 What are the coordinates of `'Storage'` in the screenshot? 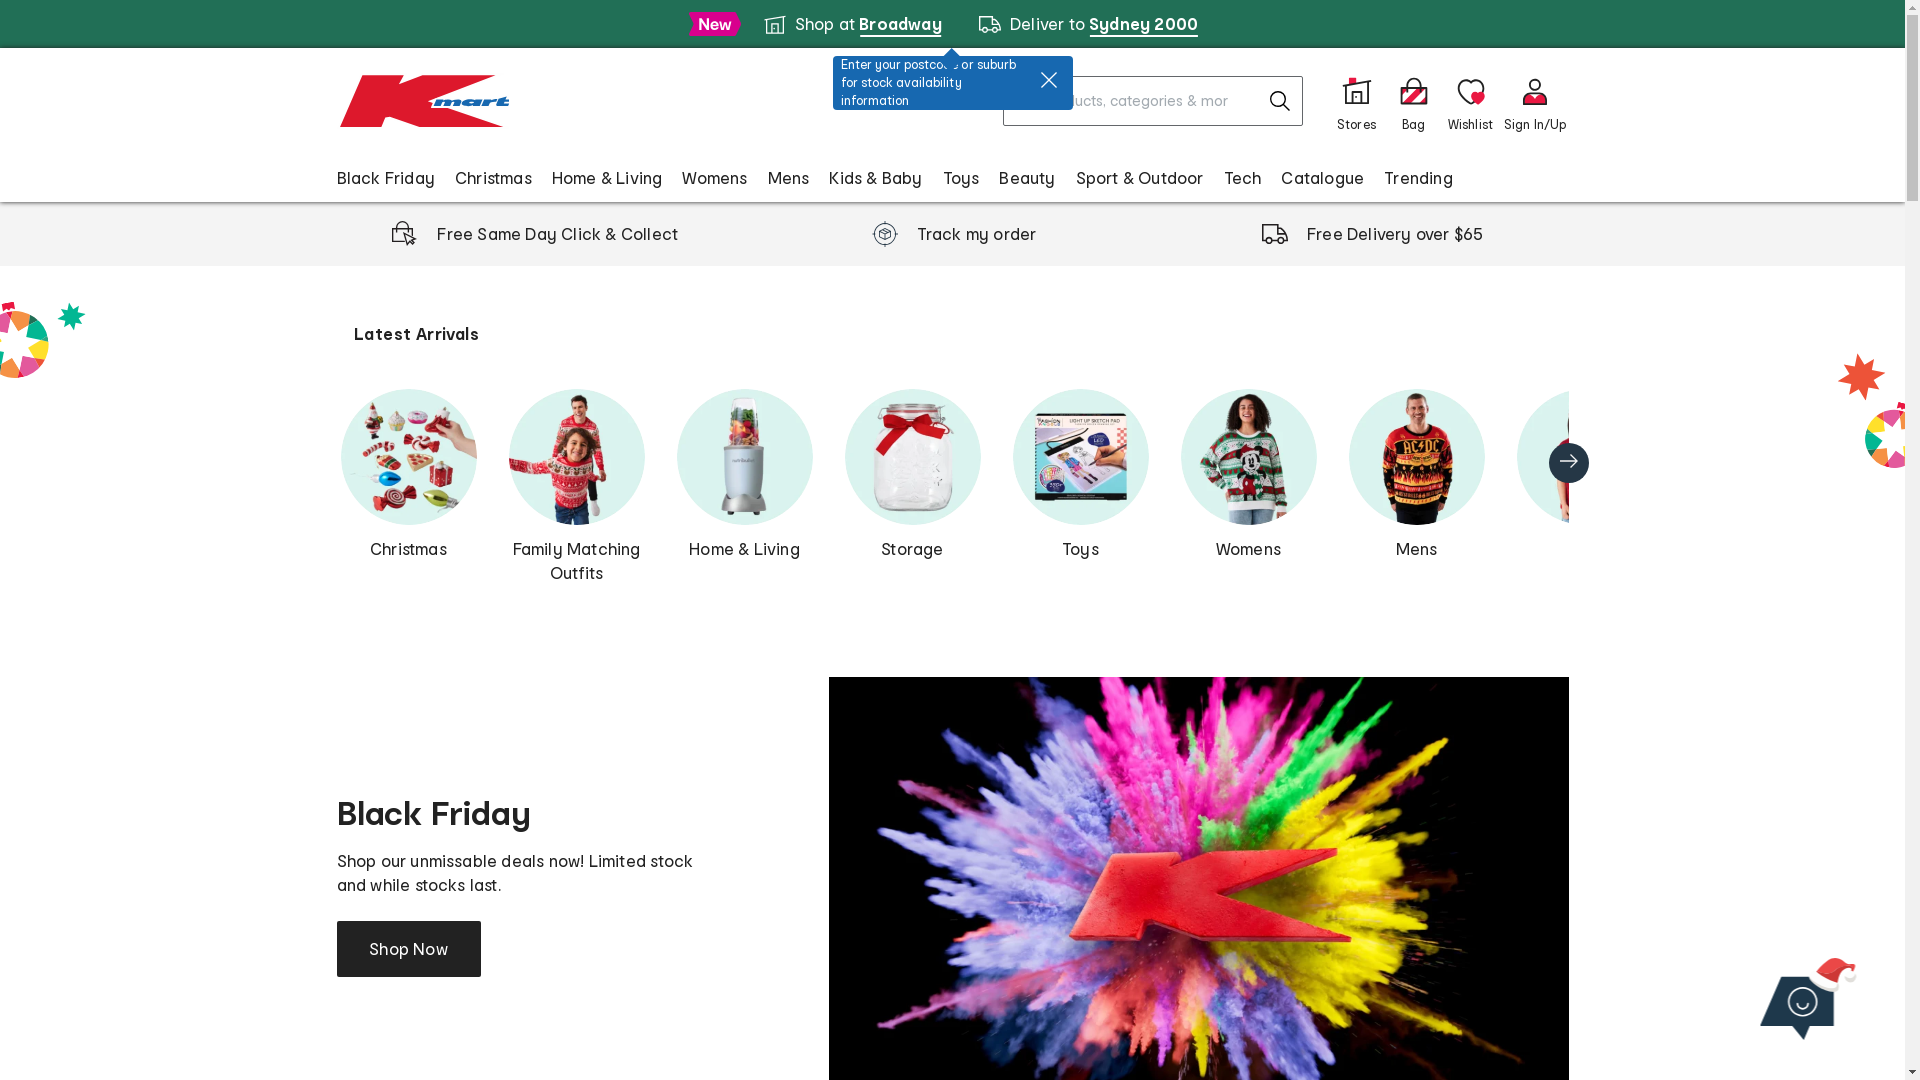 It's located at (911, 474).